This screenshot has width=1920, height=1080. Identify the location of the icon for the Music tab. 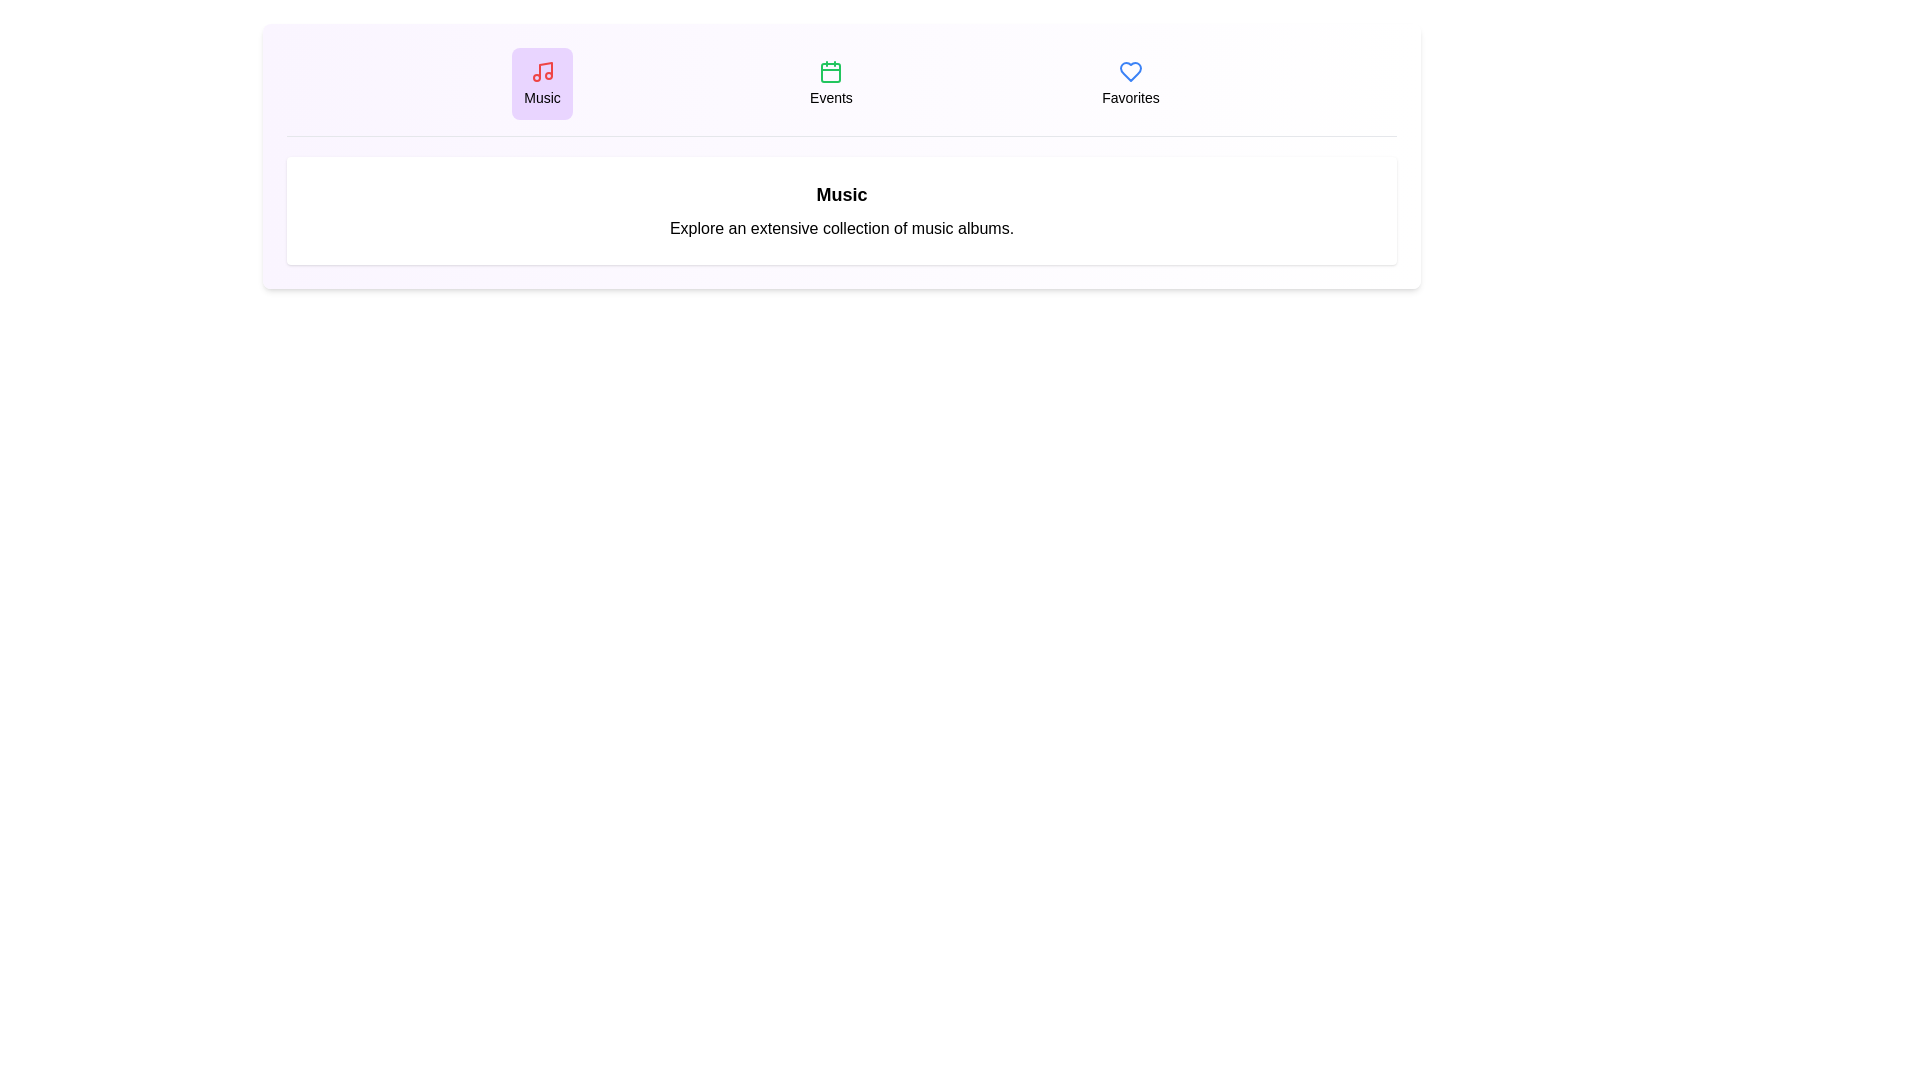
(542, 71).